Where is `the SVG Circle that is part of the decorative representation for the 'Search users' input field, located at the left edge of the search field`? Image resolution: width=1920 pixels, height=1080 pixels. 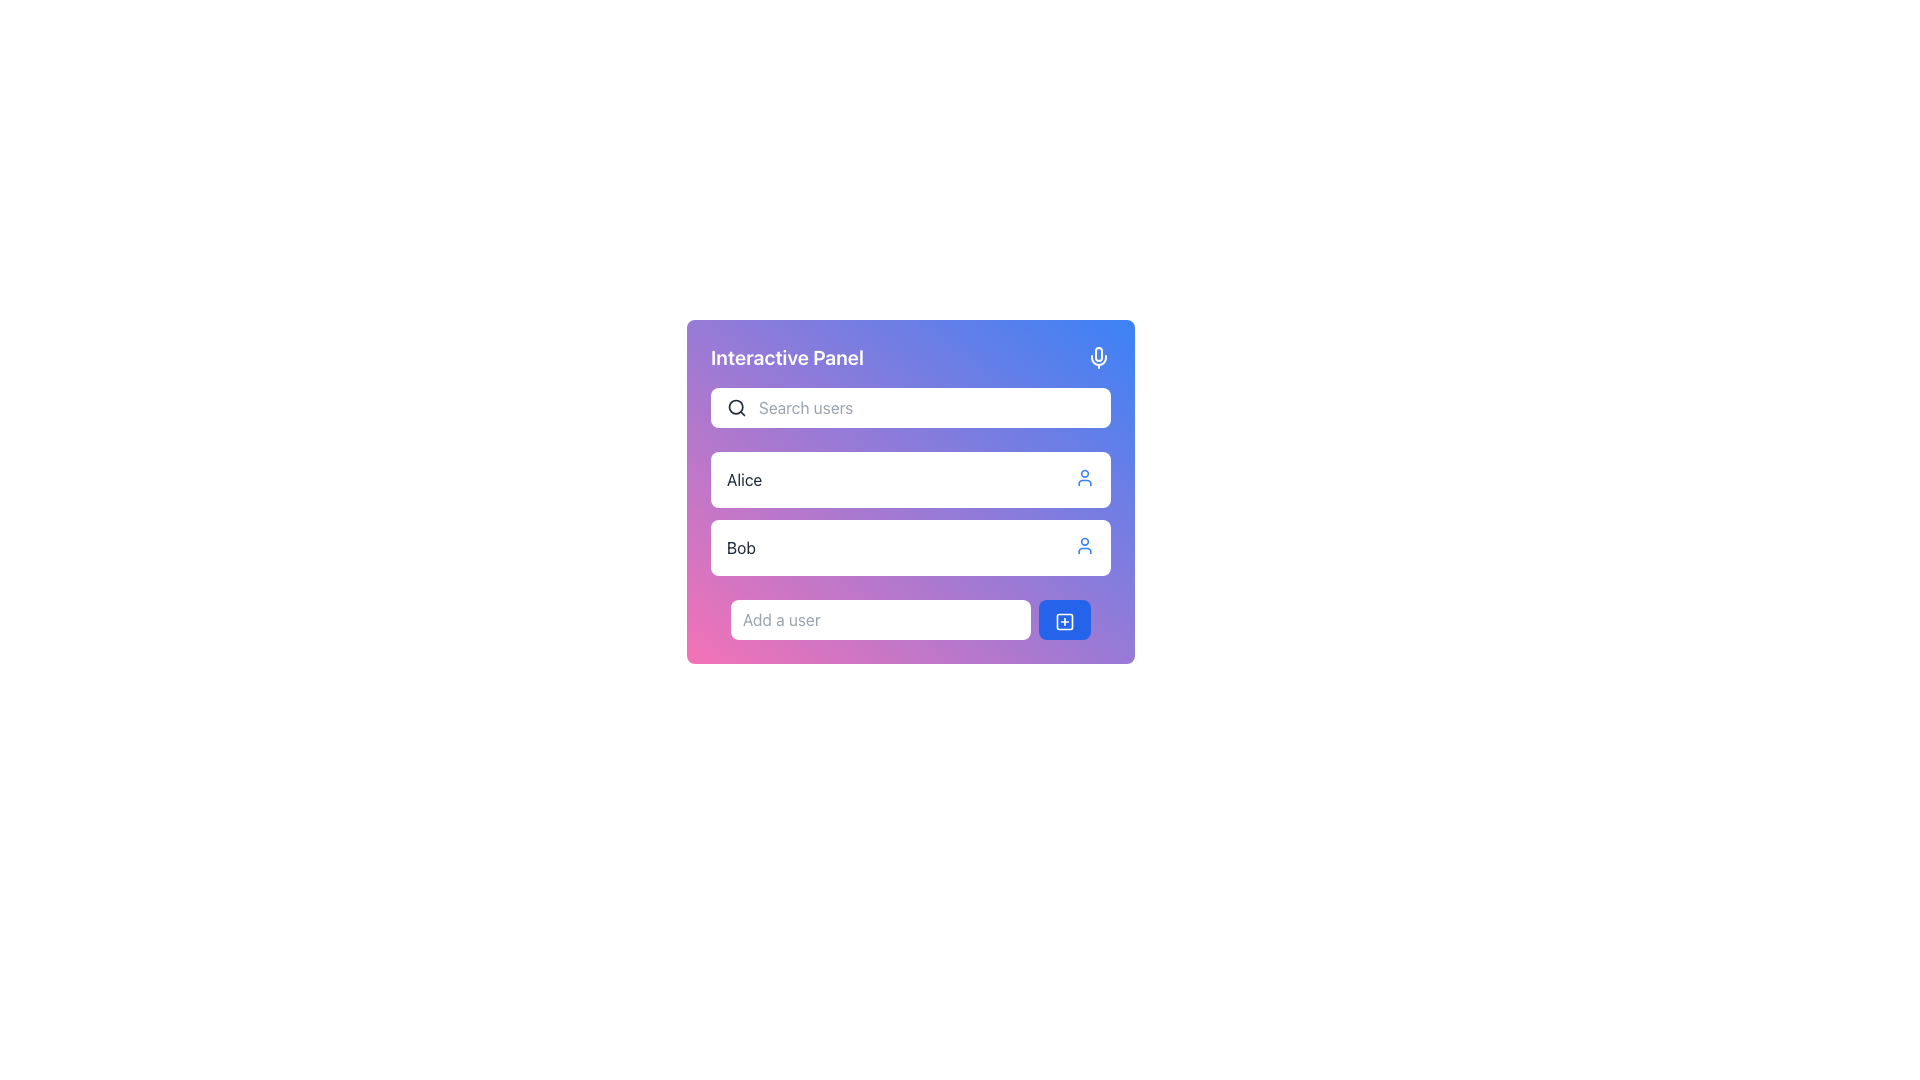
the SVG Circle that is part of the decorative representation for the 'Search users' input field, located at the left edge of the search field is located at coordinates (735, 406).